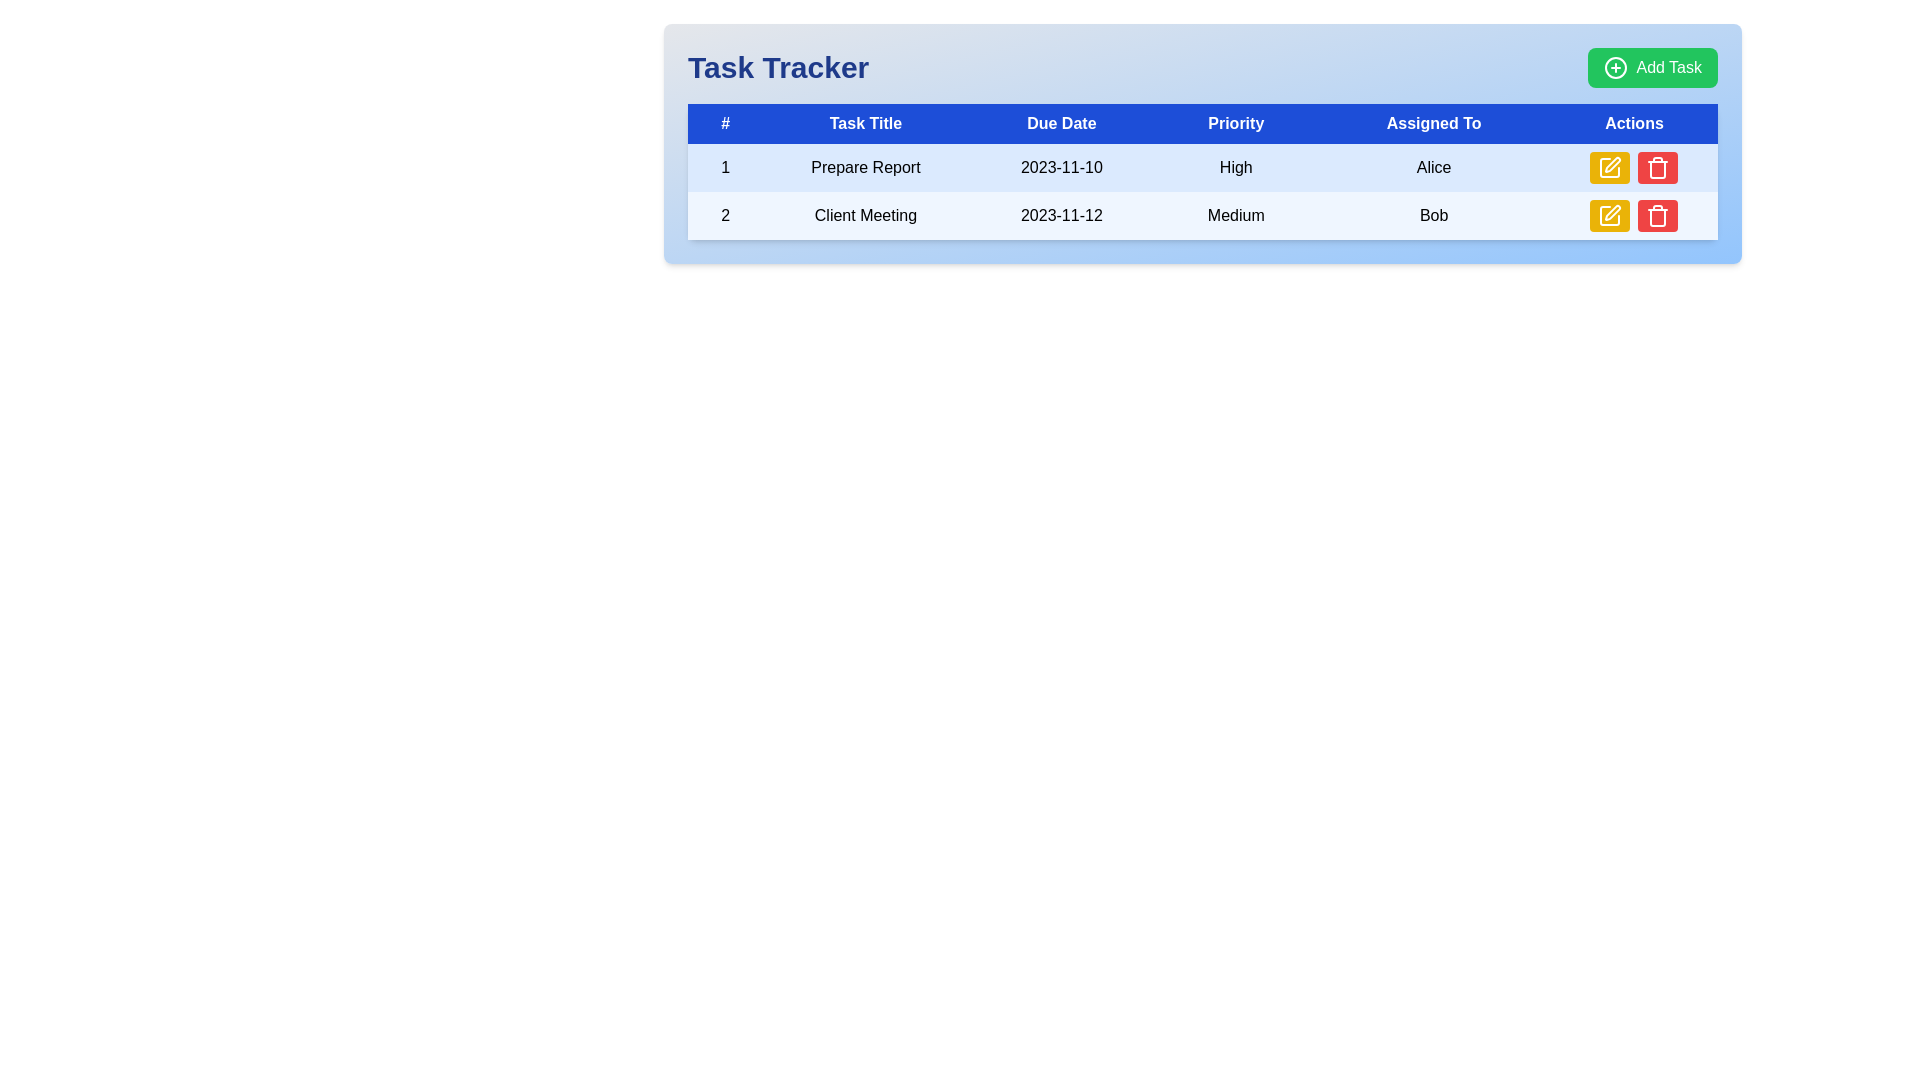 The height and width of the screenshot is (1080, 1920). Describe the element at coordinates (1613, 164) in the screenshot. I see `the edit icon located in the 'Actions' column, specifically associated with the first row entry of the table` at that location.